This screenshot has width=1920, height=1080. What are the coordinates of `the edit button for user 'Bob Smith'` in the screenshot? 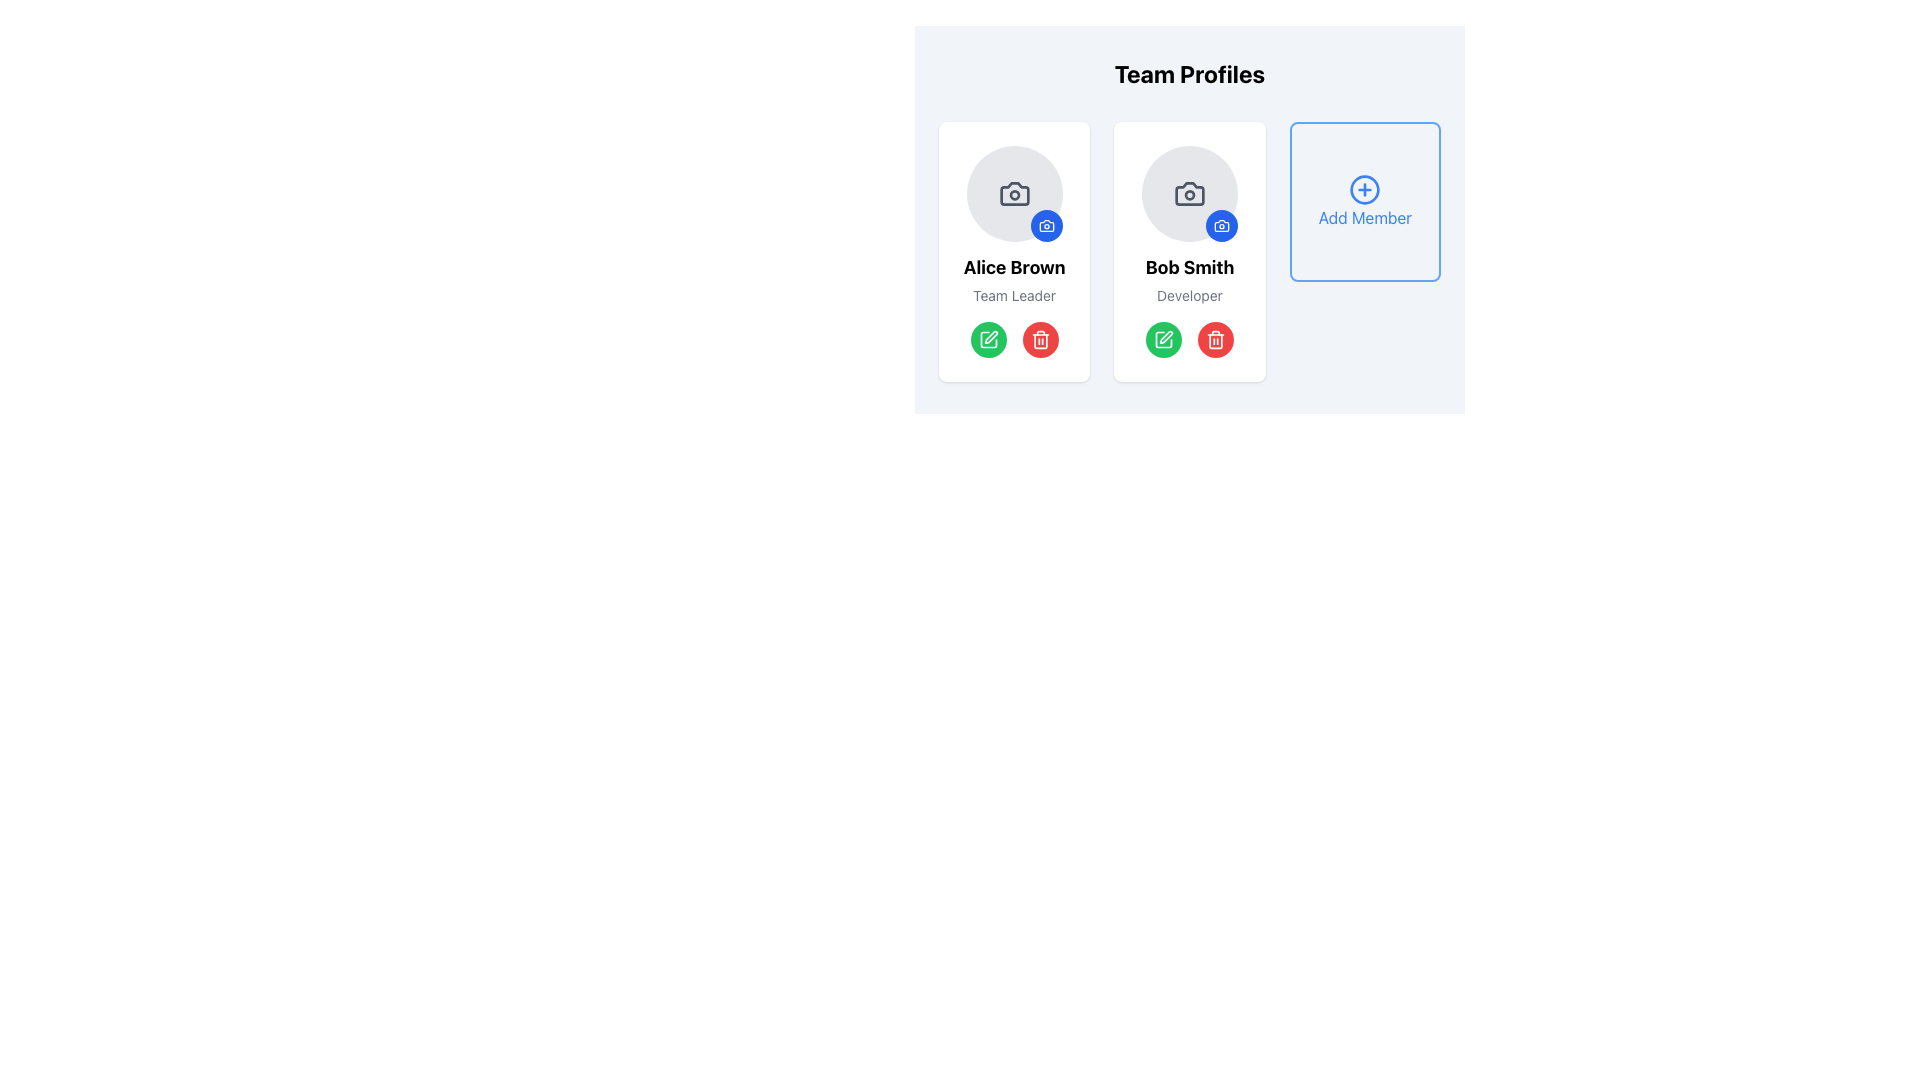 It's located at (1163, 338).